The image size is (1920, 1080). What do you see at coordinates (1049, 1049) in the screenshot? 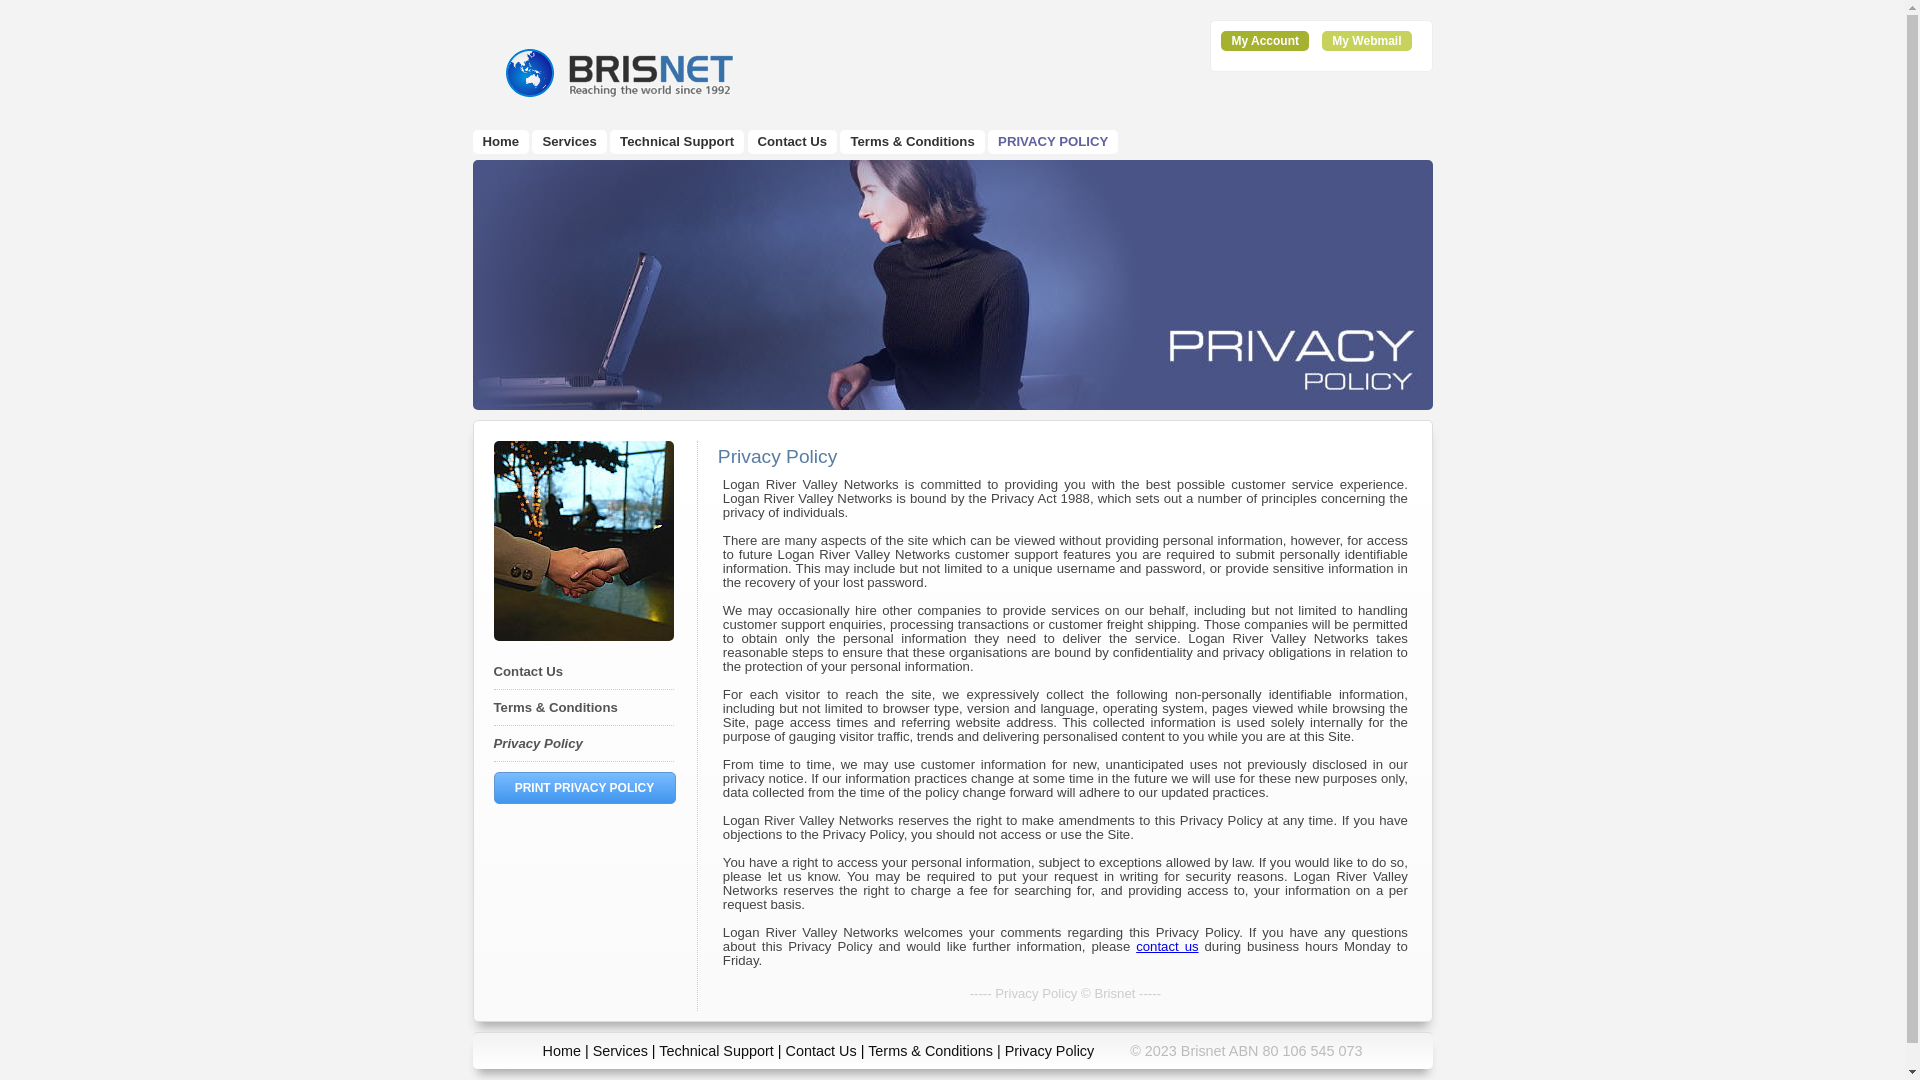
I see `'Privacy Policy'` at bounding box center [1049, 1049].